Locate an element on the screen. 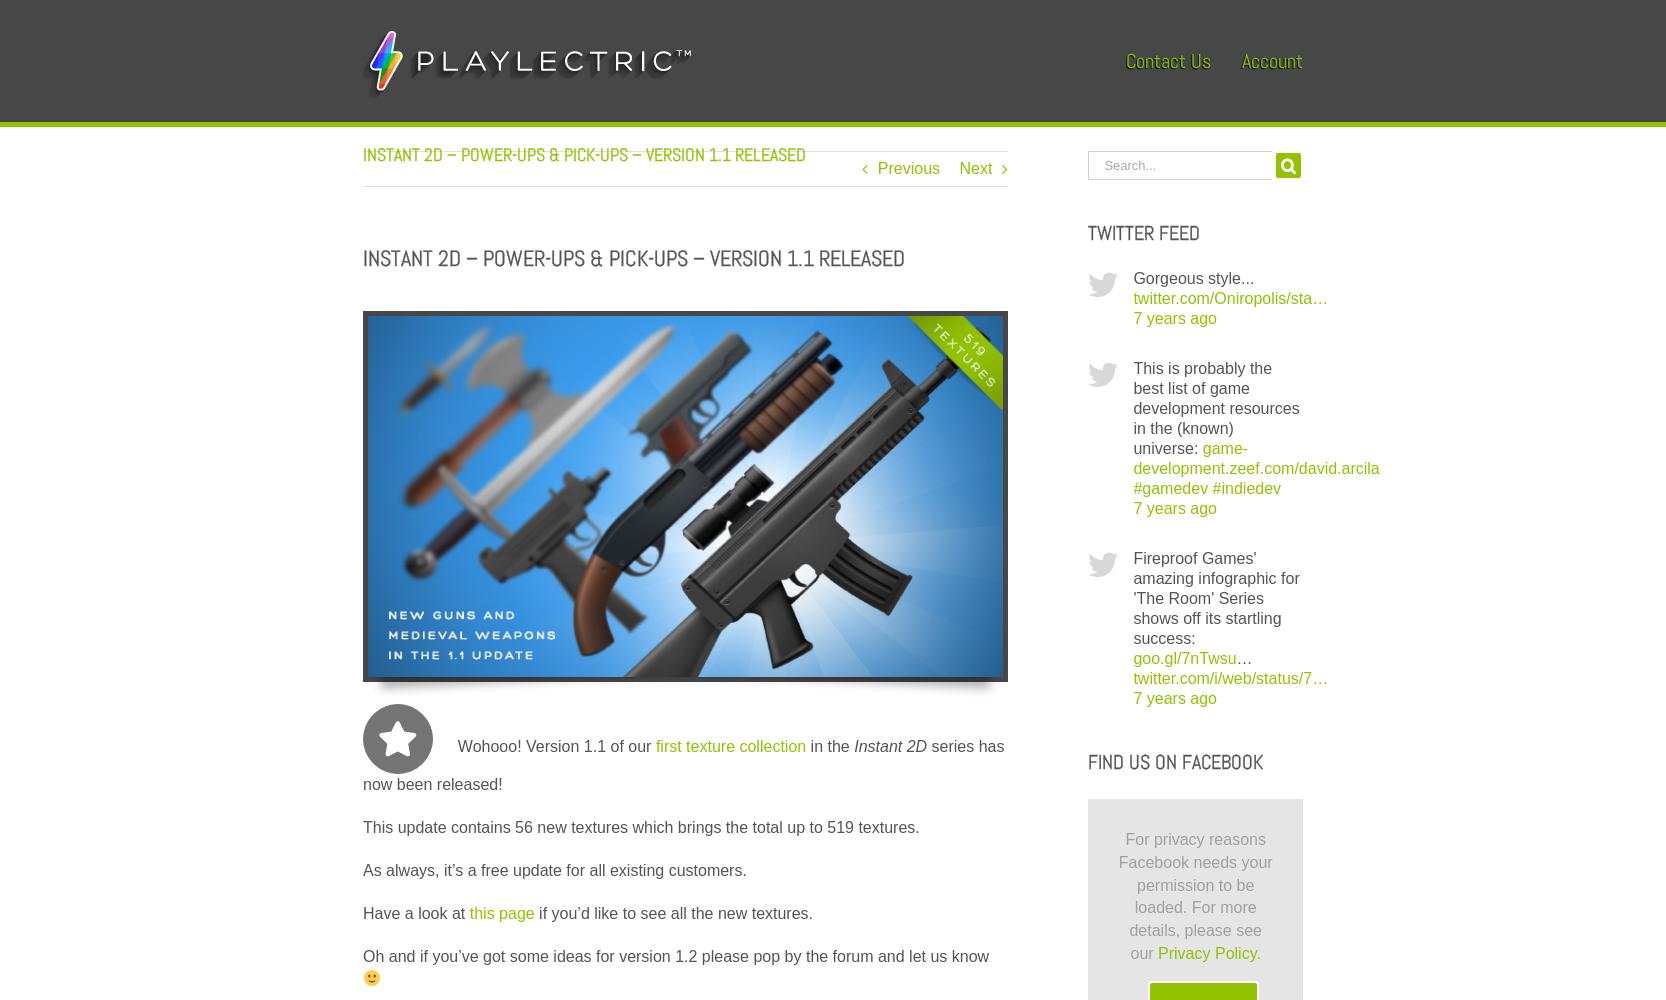  'Find us on Facebook' is located at coordinates (1174, 762).